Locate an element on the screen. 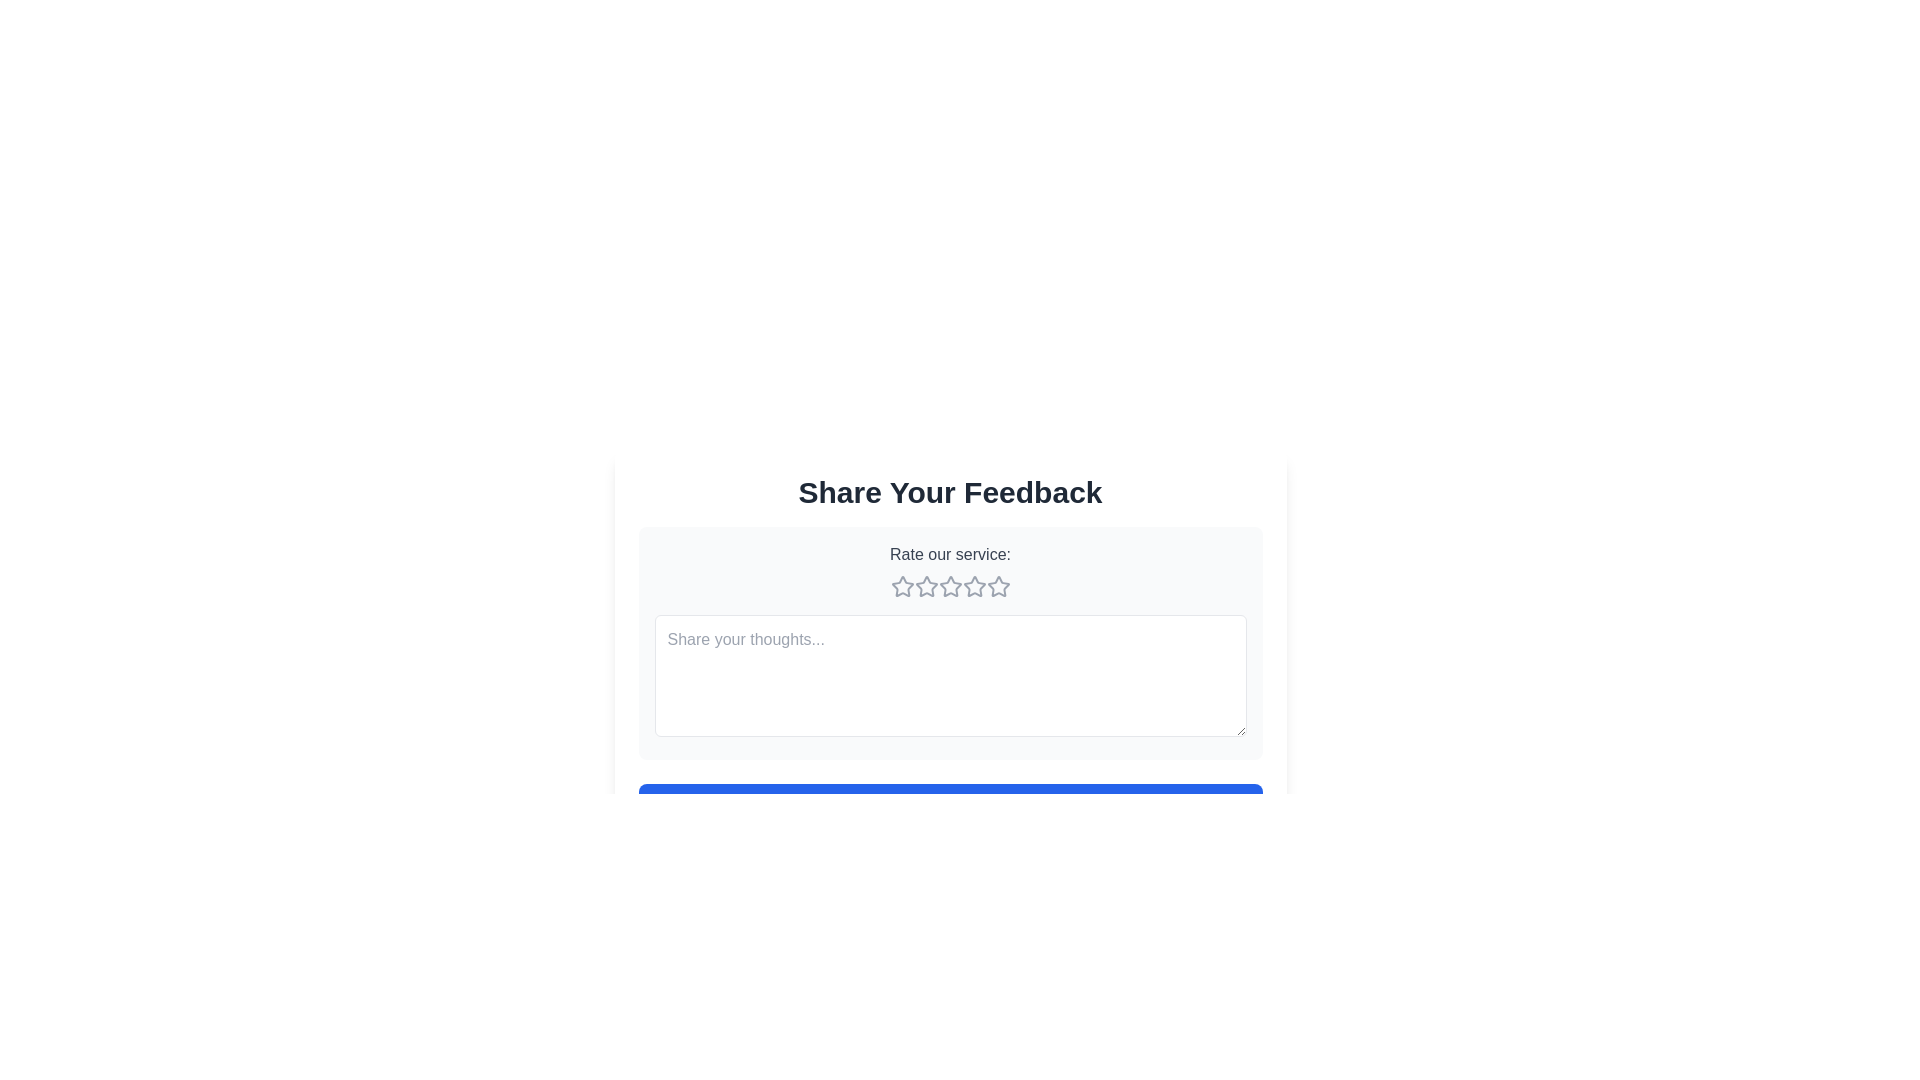 This screenshot has height=1080, width=1920. the fifth star-shaped interactive icon outlined in gray, which represents a rating option, located under the 'Rate our service' prompt is located at coordinates (998, 585).